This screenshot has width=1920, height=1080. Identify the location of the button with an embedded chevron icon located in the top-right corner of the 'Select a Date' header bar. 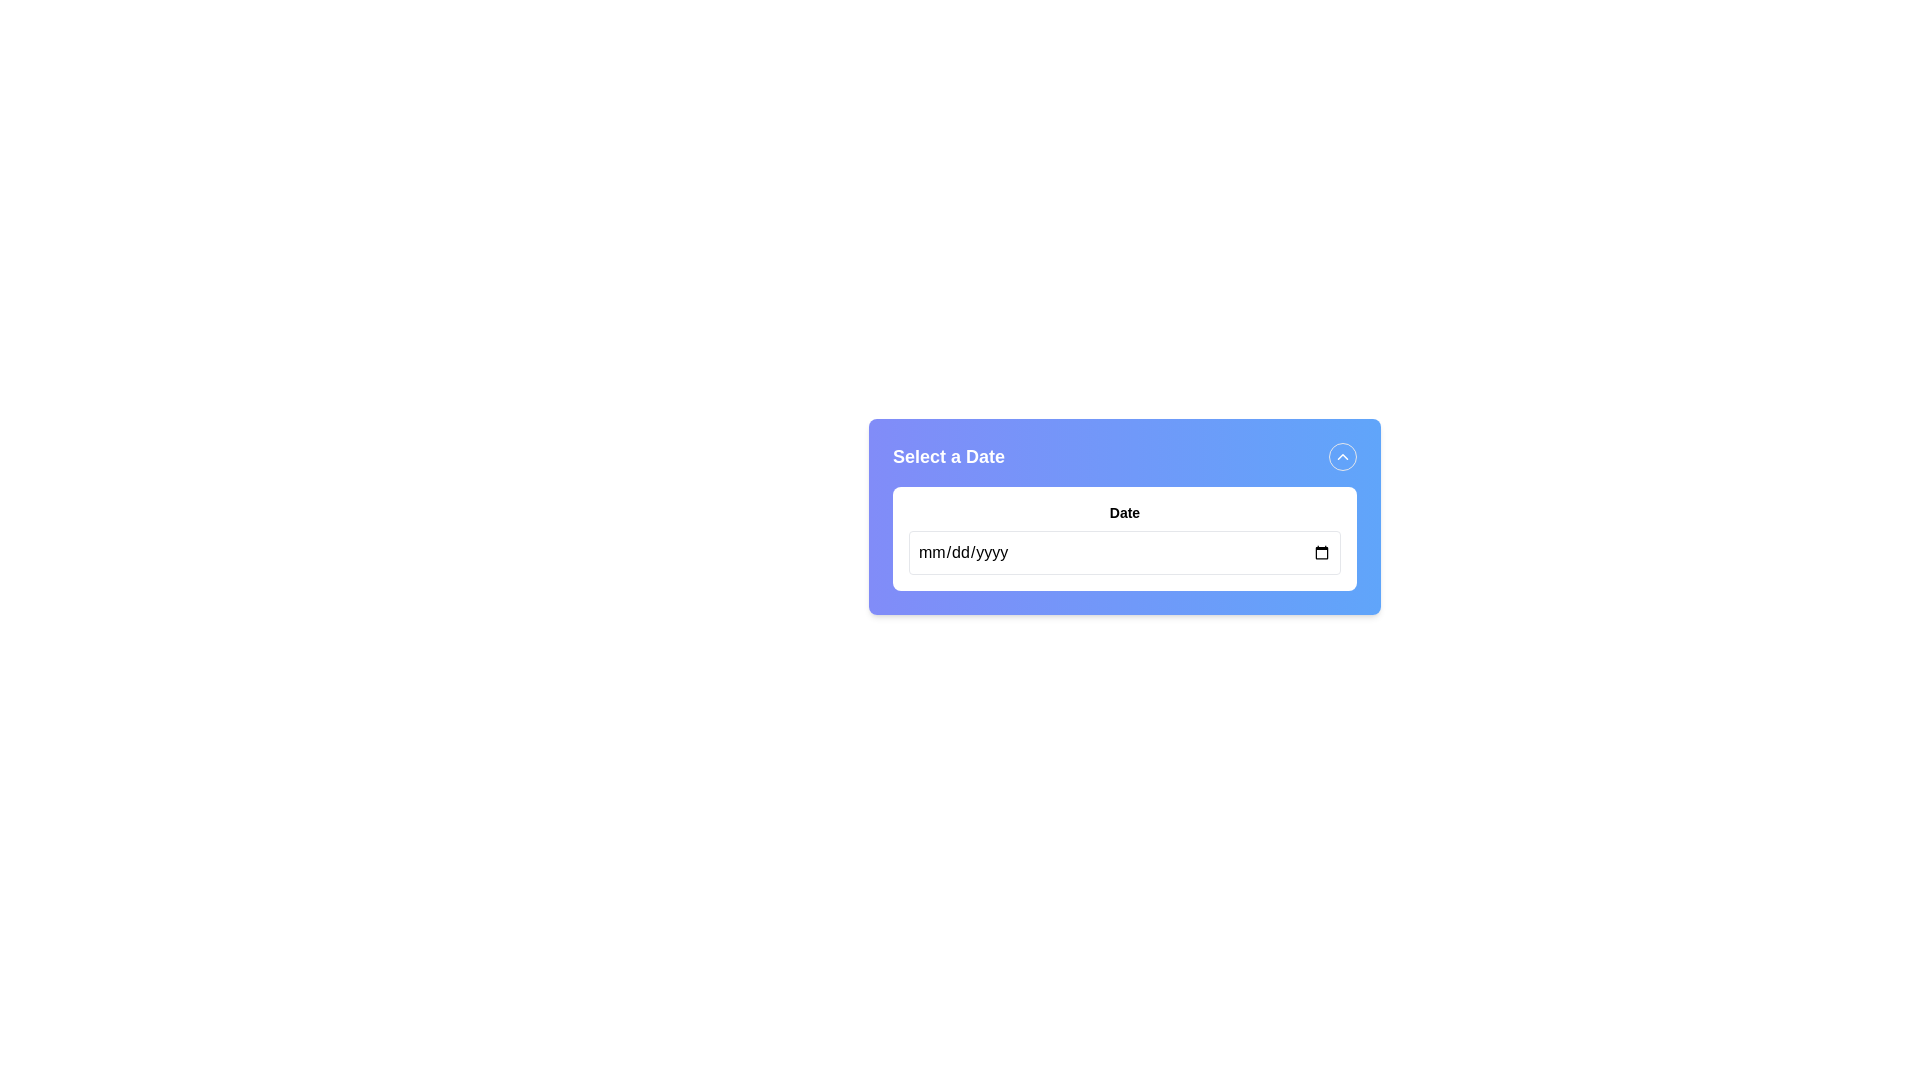
(1343, 456).